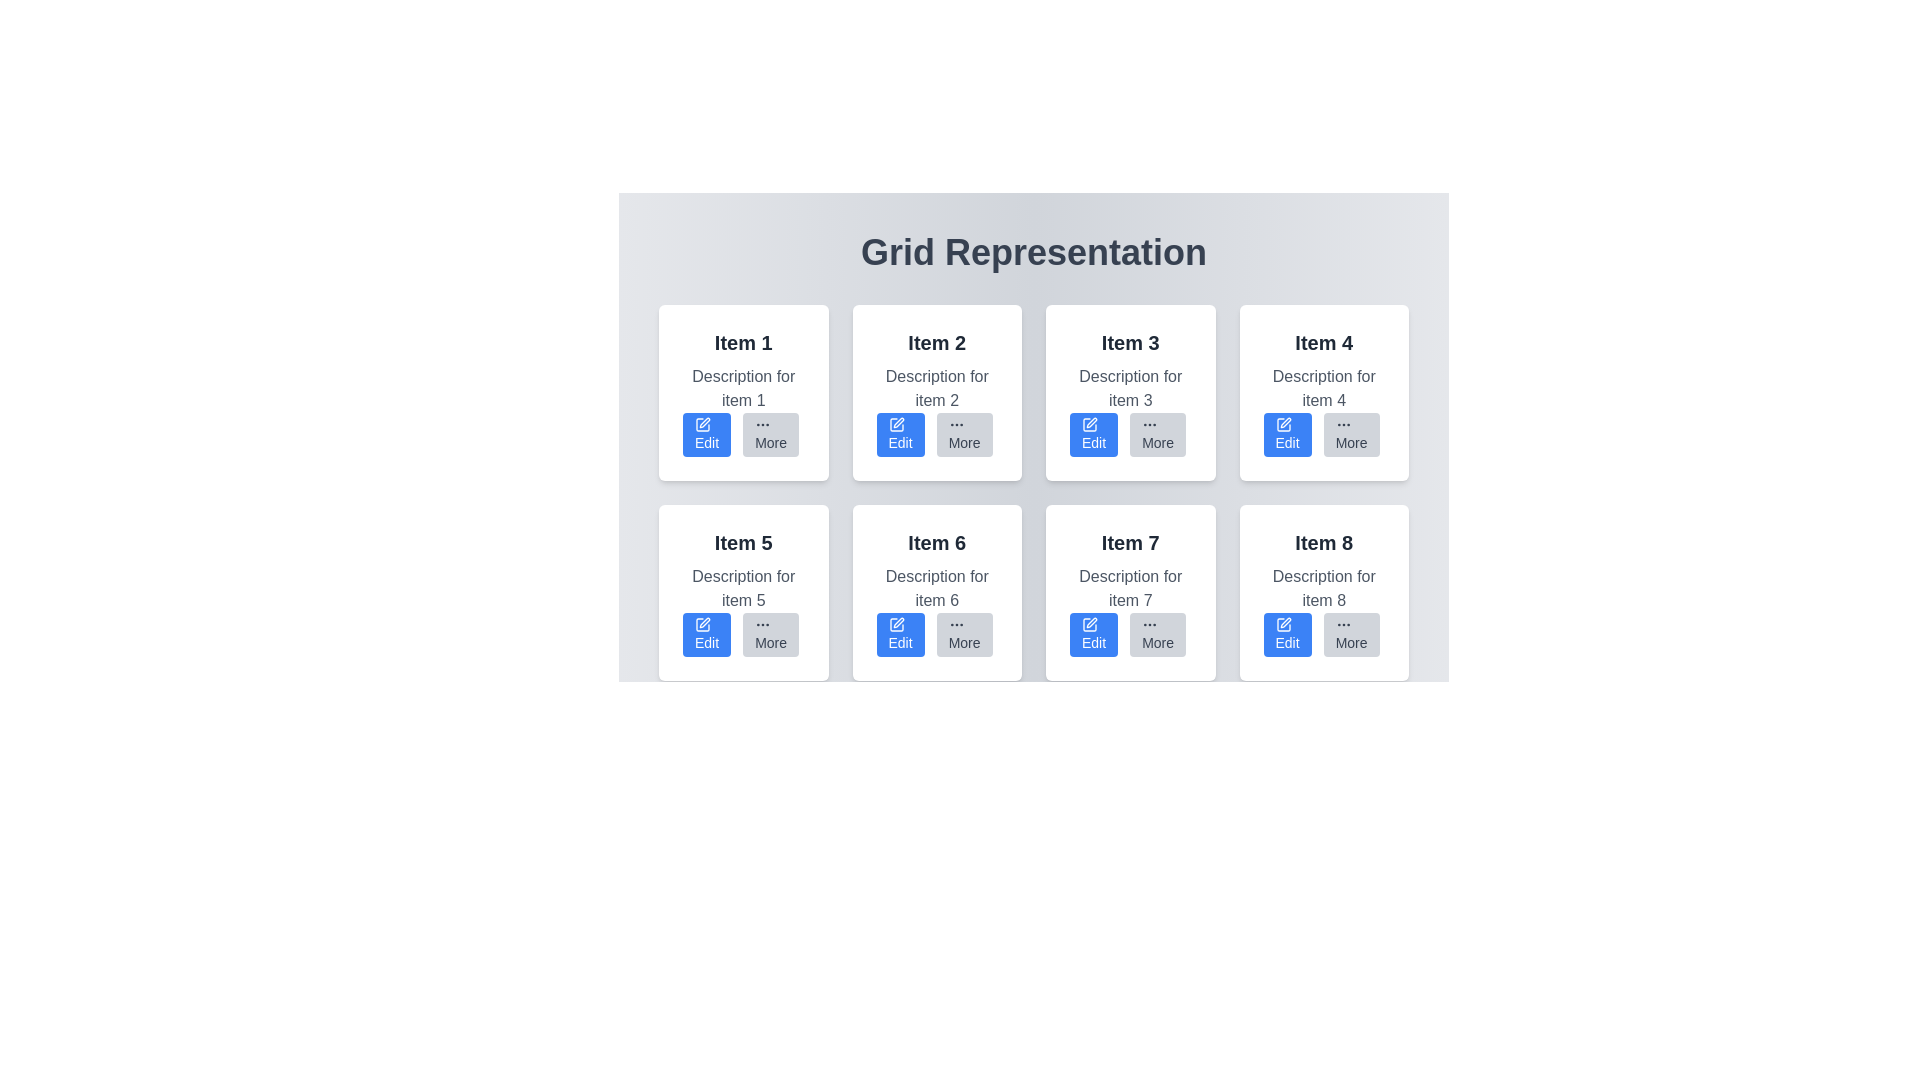 This screenshot has width=1920, height=1080. I want to click on the edit button for 'Item 7' to observe the hover effect, so click(1093, 635).